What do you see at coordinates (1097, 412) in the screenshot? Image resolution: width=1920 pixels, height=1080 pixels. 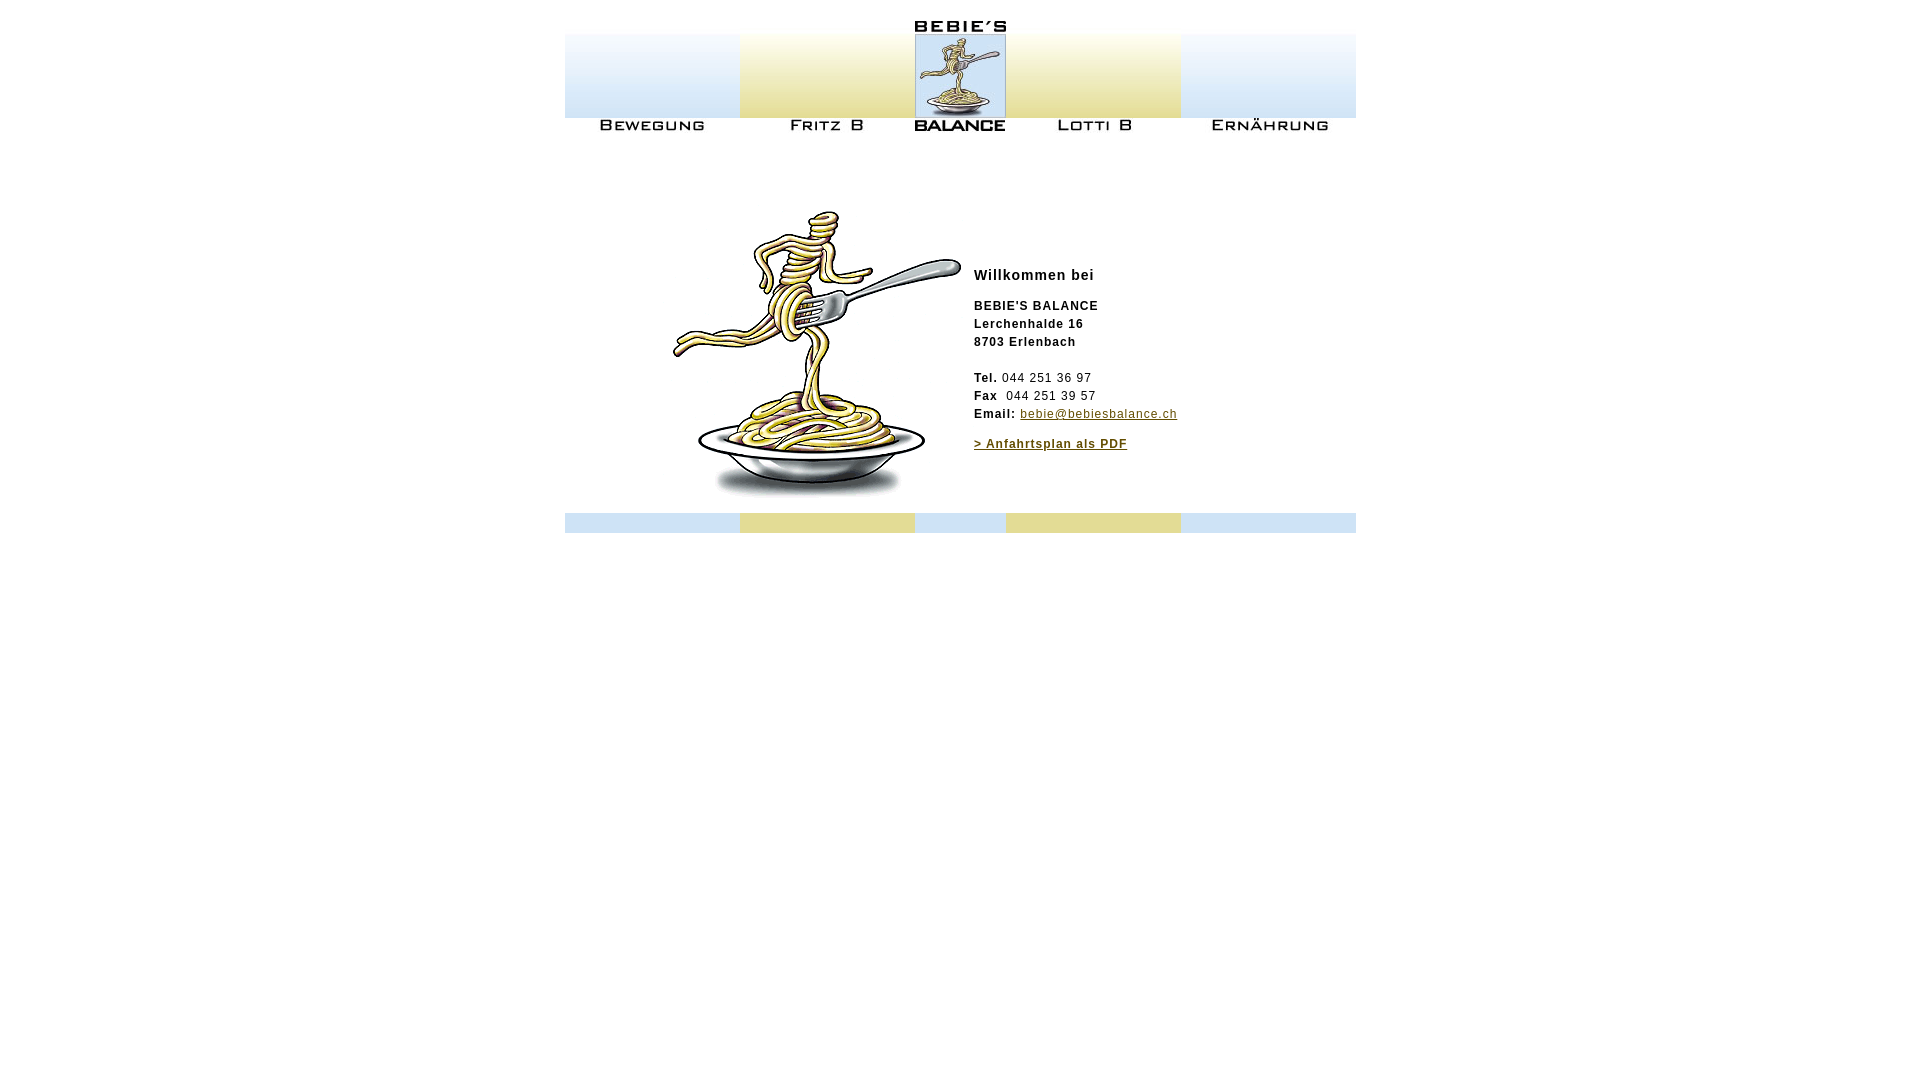 I see `'bebie@bebiesbalance.ch'` at bounding box center [1097, 412].